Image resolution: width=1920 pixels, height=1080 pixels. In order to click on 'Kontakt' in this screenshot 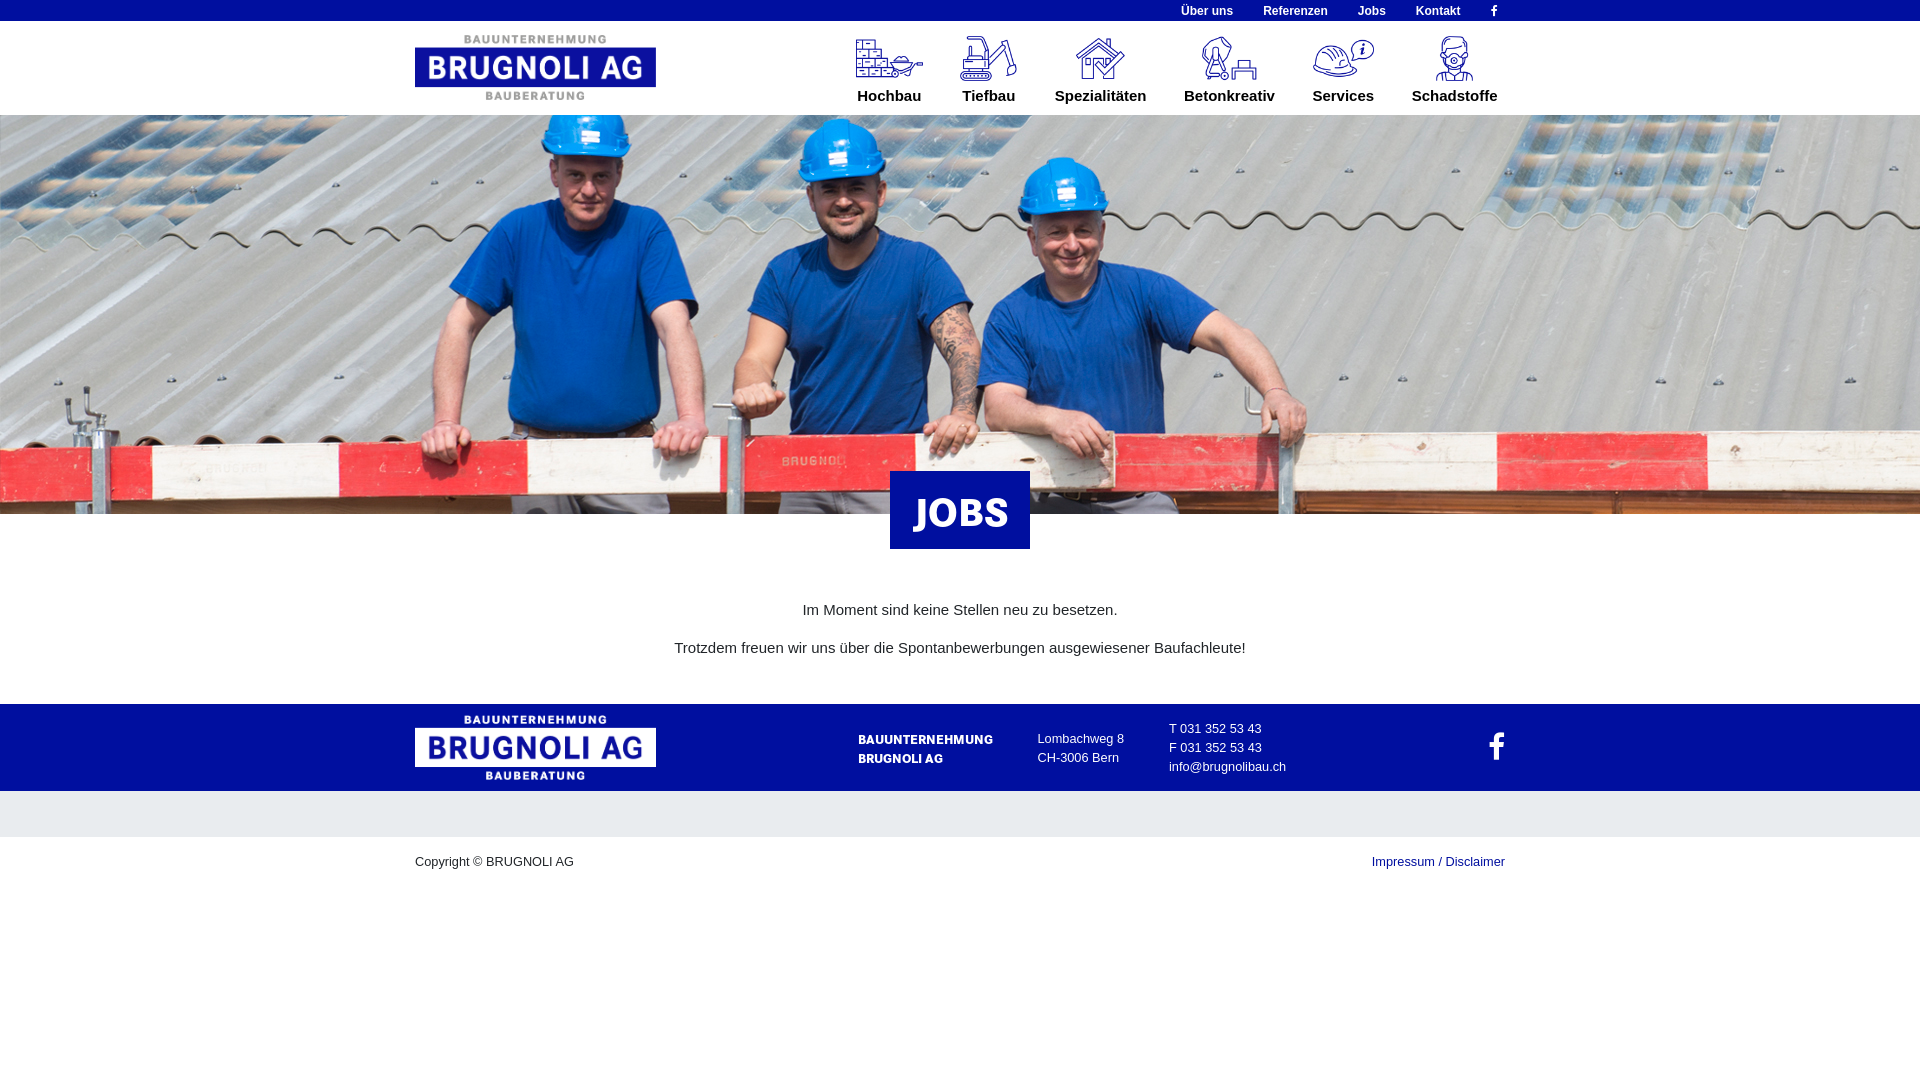, I will do `click(1437, 10)`.